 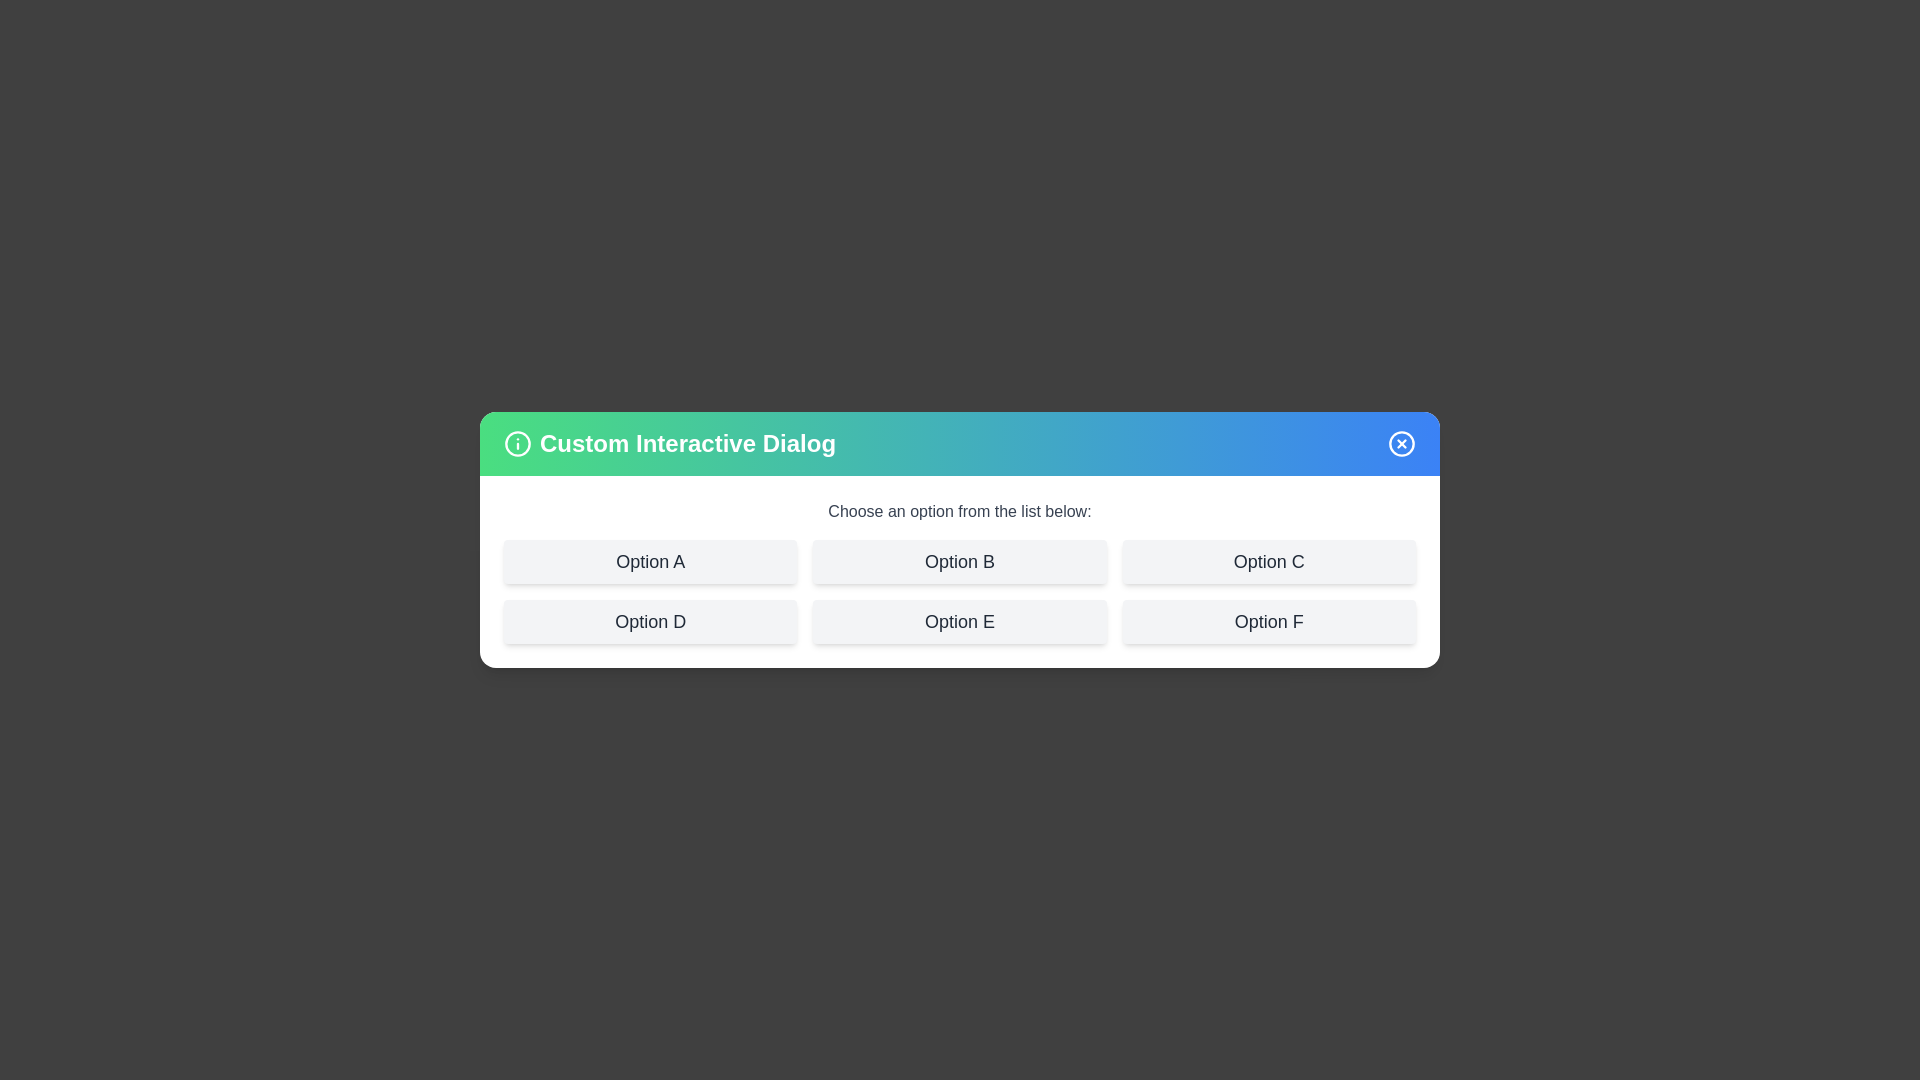 I want to click on close button to dismiss the dialog, so click(x=1400, y=442).